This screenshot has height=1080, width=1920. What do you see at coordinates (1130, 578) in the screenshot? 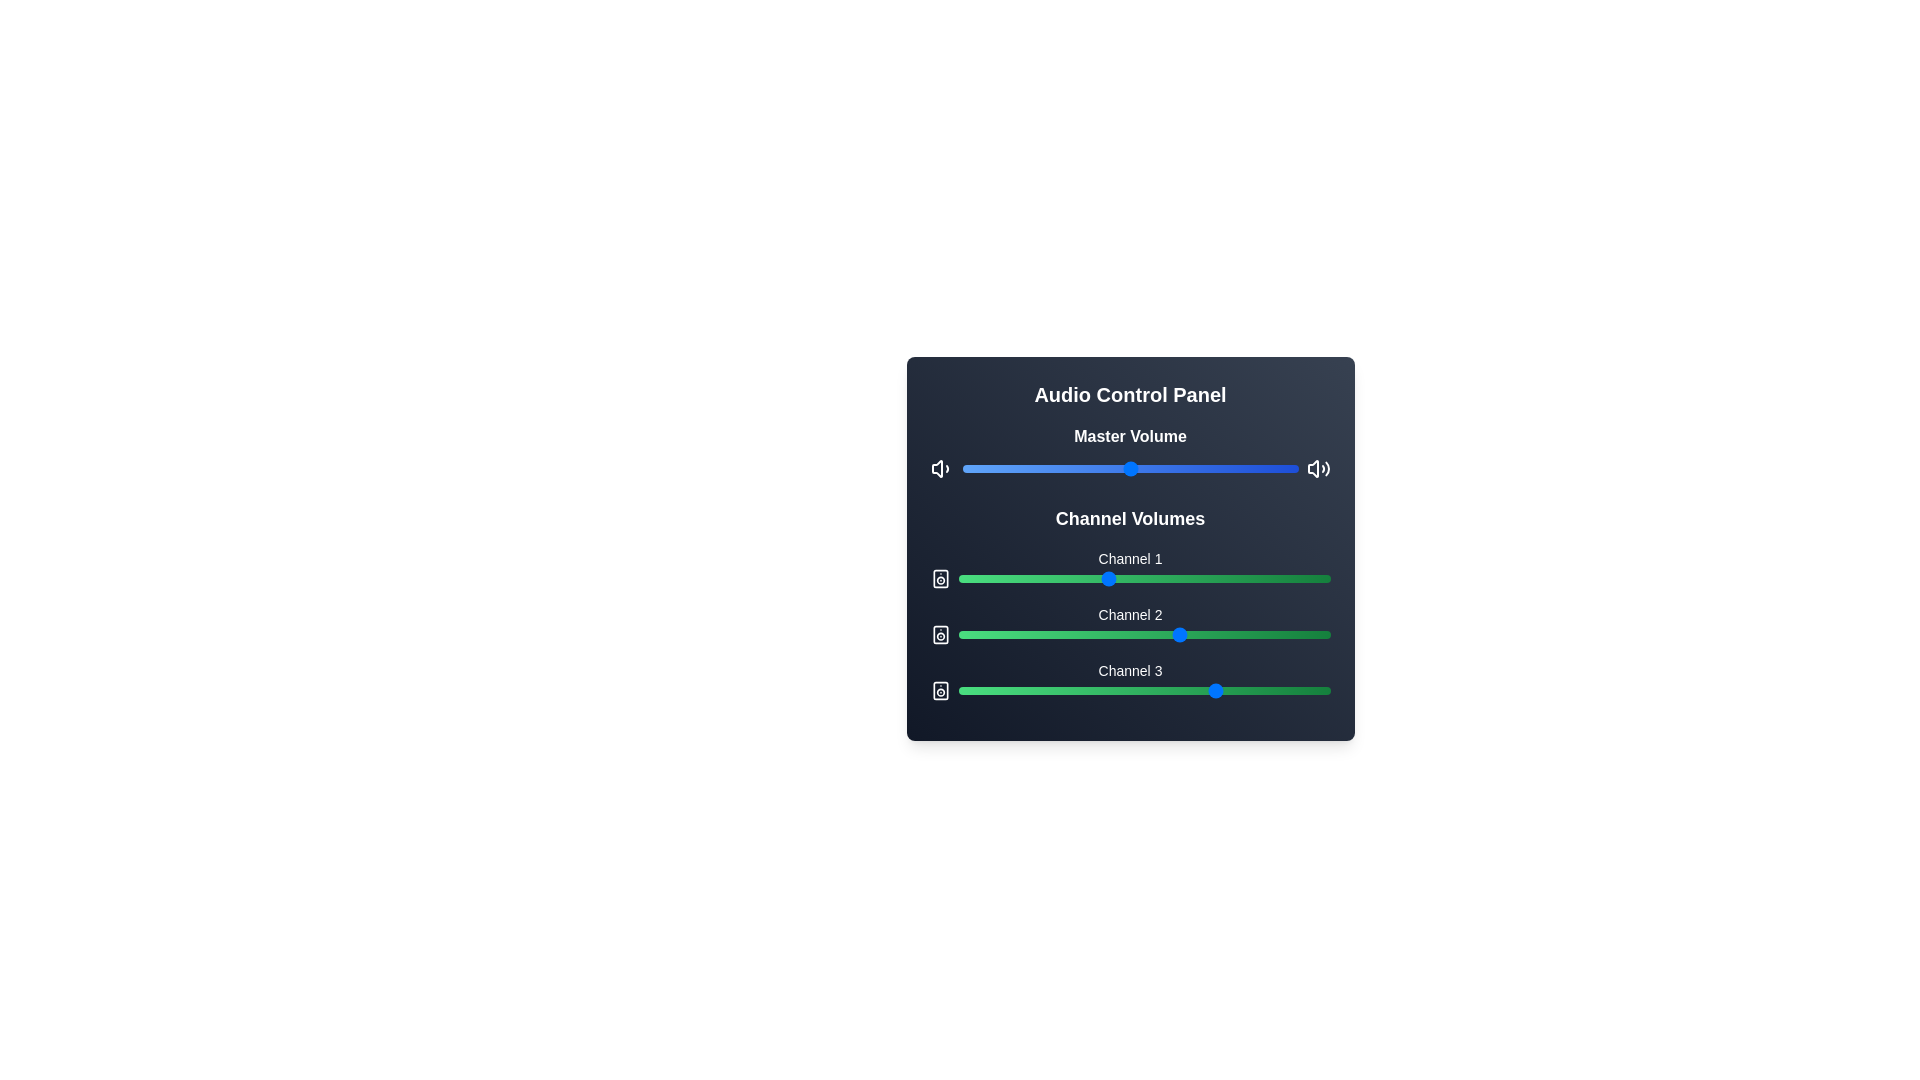
I see `the horizontal range slider under the 'Channel 1' label to check its current value` at bounding box center [1130, 578].